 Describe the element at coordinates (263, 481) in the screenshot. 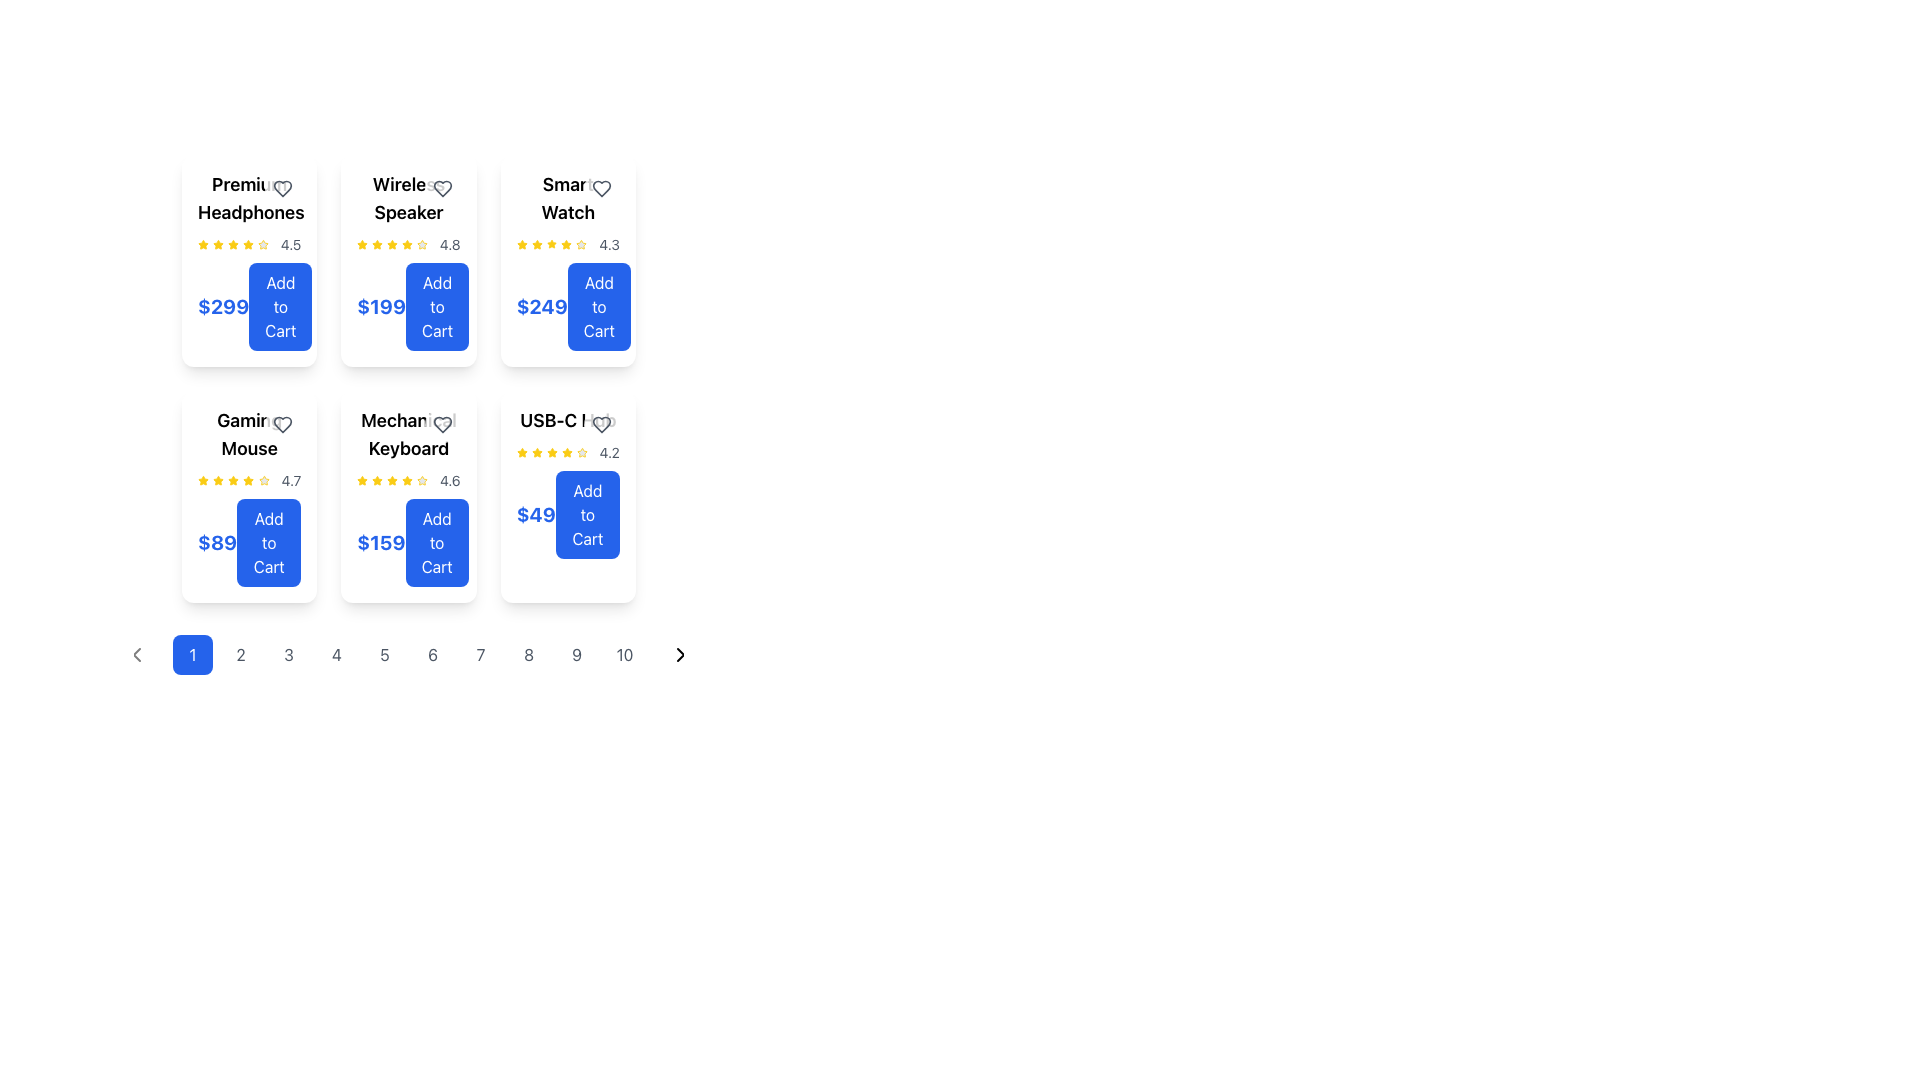

I see `the last star in the five-star rating system under the 'Gaming Mouse' card to potentially interact with the rating value` at that location.